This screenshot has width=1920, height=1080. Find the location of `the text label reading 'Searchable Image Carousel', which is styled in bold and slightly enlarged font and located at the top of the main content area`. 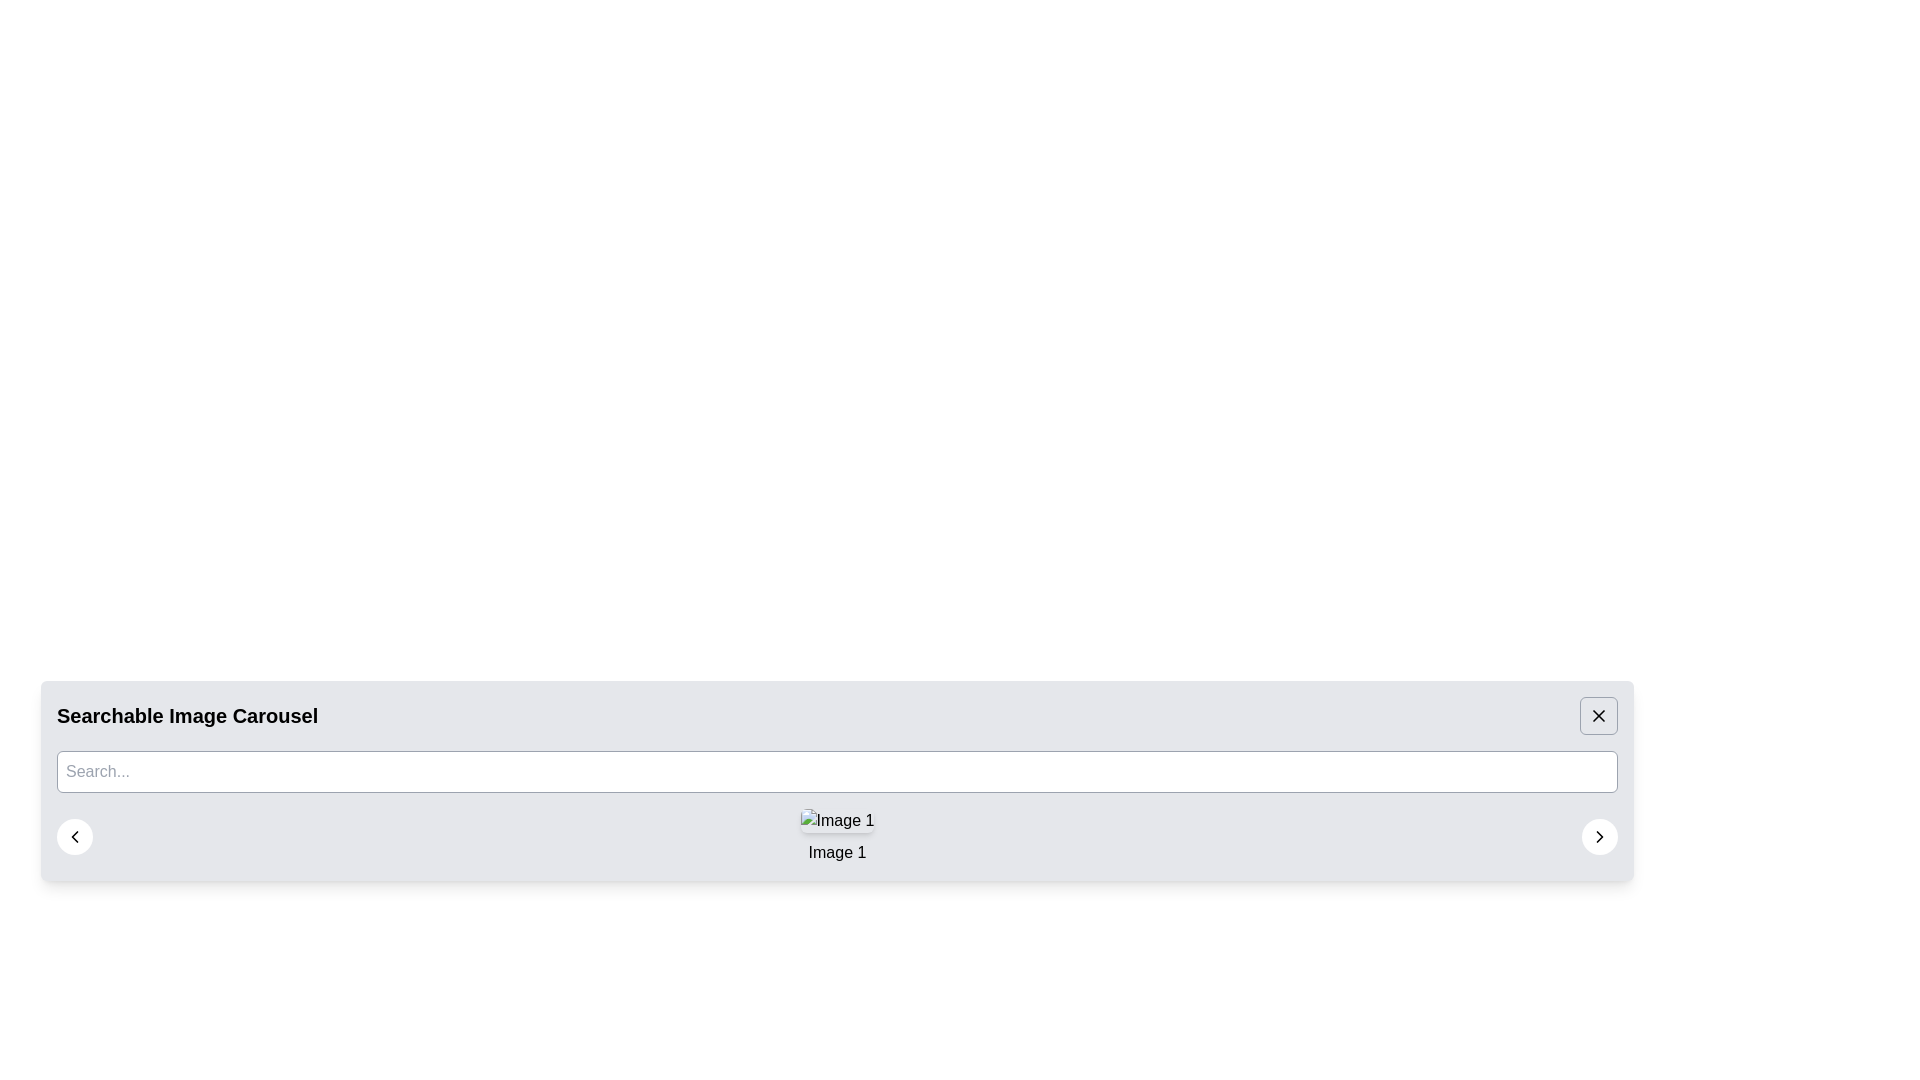

the text label reading 'Searchable Image Carousel', which is styled in bold and slightly enlarged font and located at the top of the main content area is located at coordinates (187, 715).